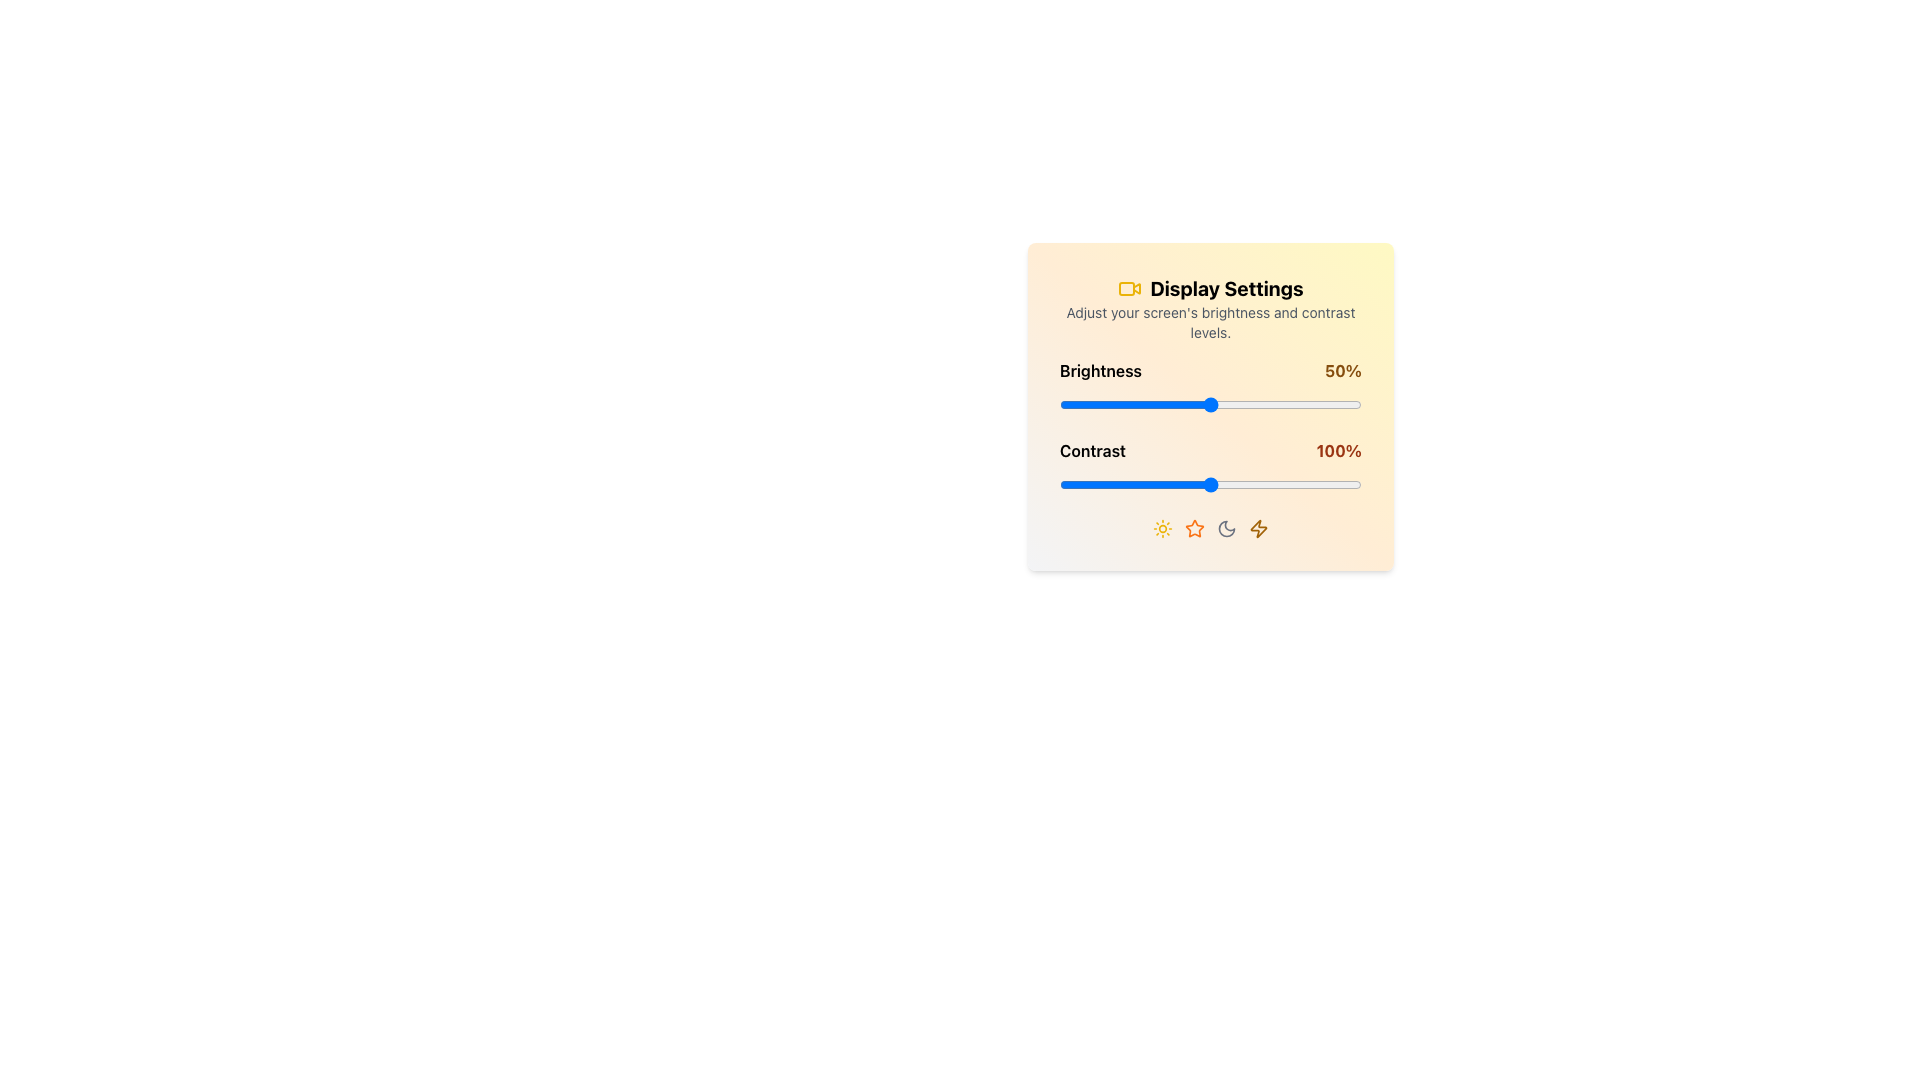 This screenshot has width=1920, height=1080. I want to click on the contrast level, so click(1126, 485).